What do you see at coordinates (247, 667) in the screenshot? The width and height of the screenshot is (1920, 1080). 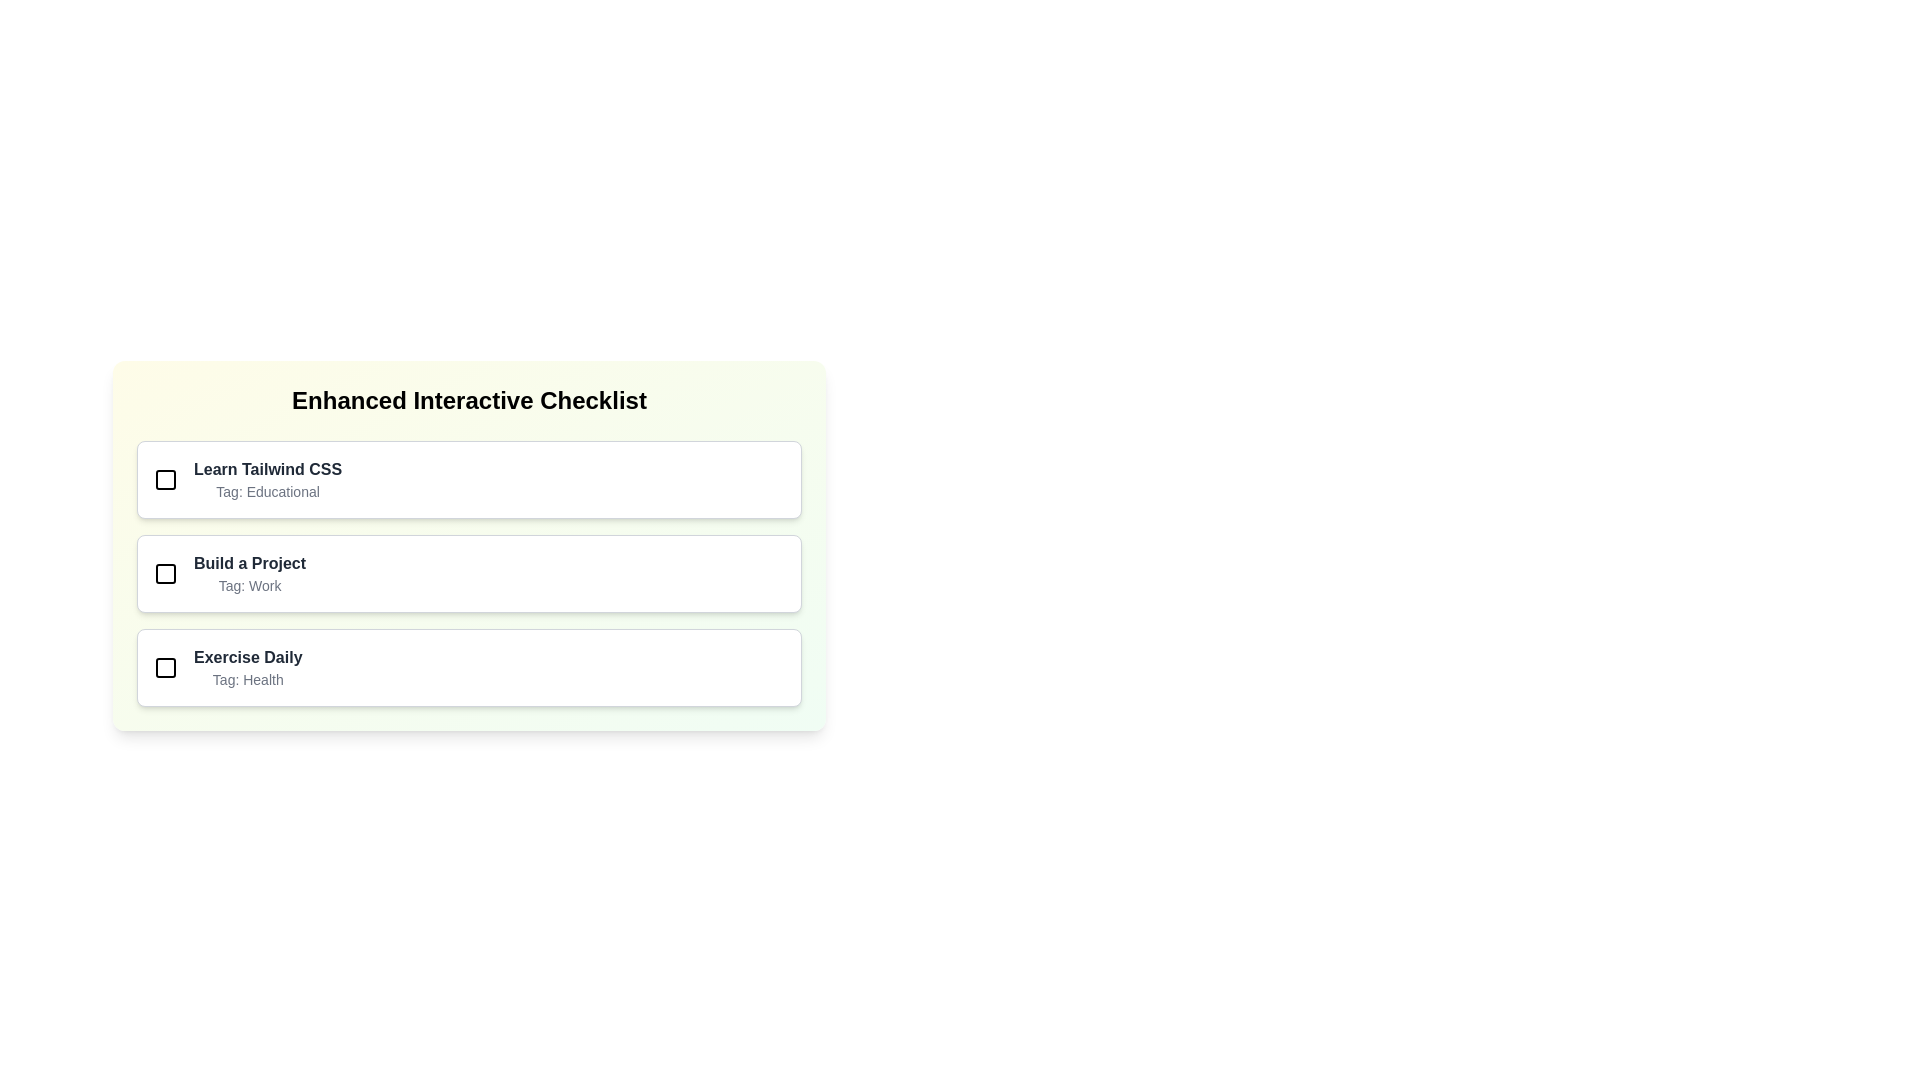 I see `the text label 'Exercise Daily' which is the third item in a vertical list within a selectable card, to possibly view additional details` at bounding box center [247, 667].